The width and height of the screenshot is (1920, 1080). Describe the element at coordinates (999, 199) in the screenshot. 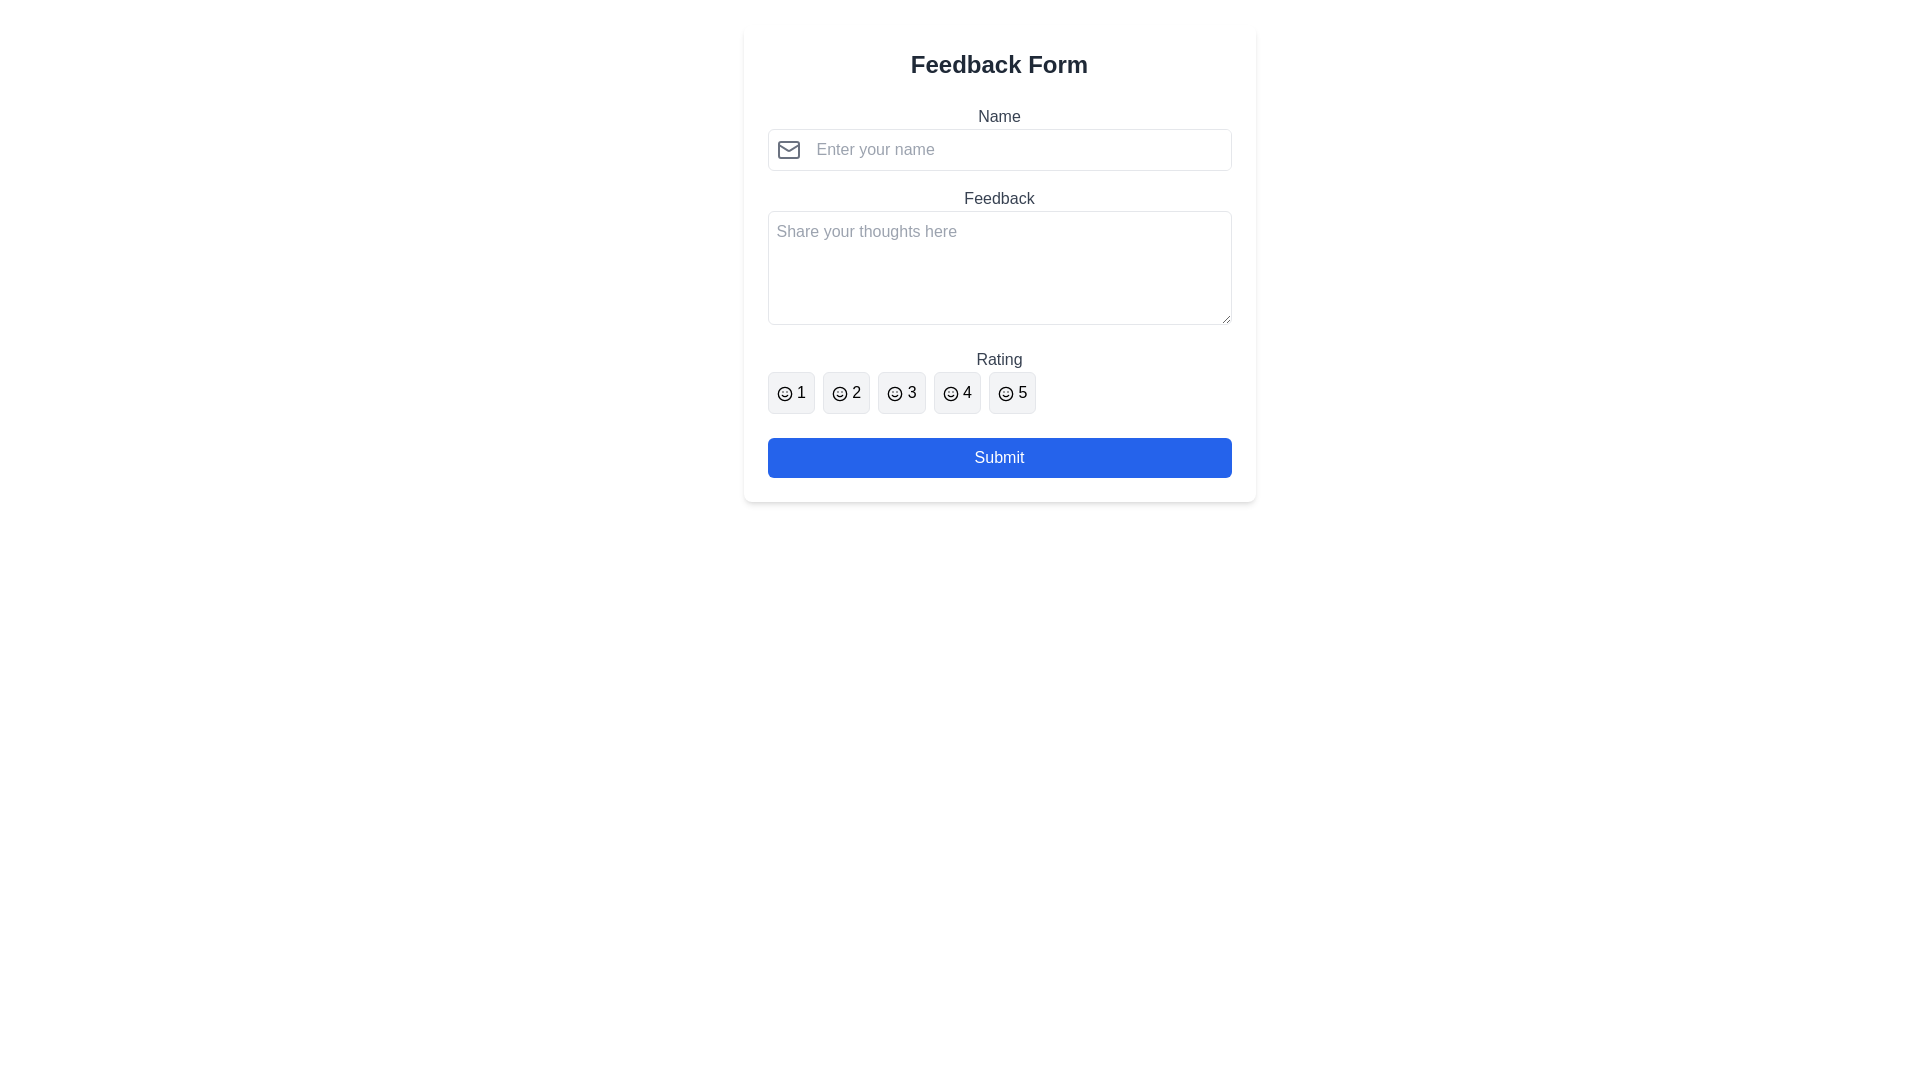

I see `the feedback label that indicates the input area for user feedback, located above the multi-line text input inviting users to 'Share your thoughts here'` at that location.